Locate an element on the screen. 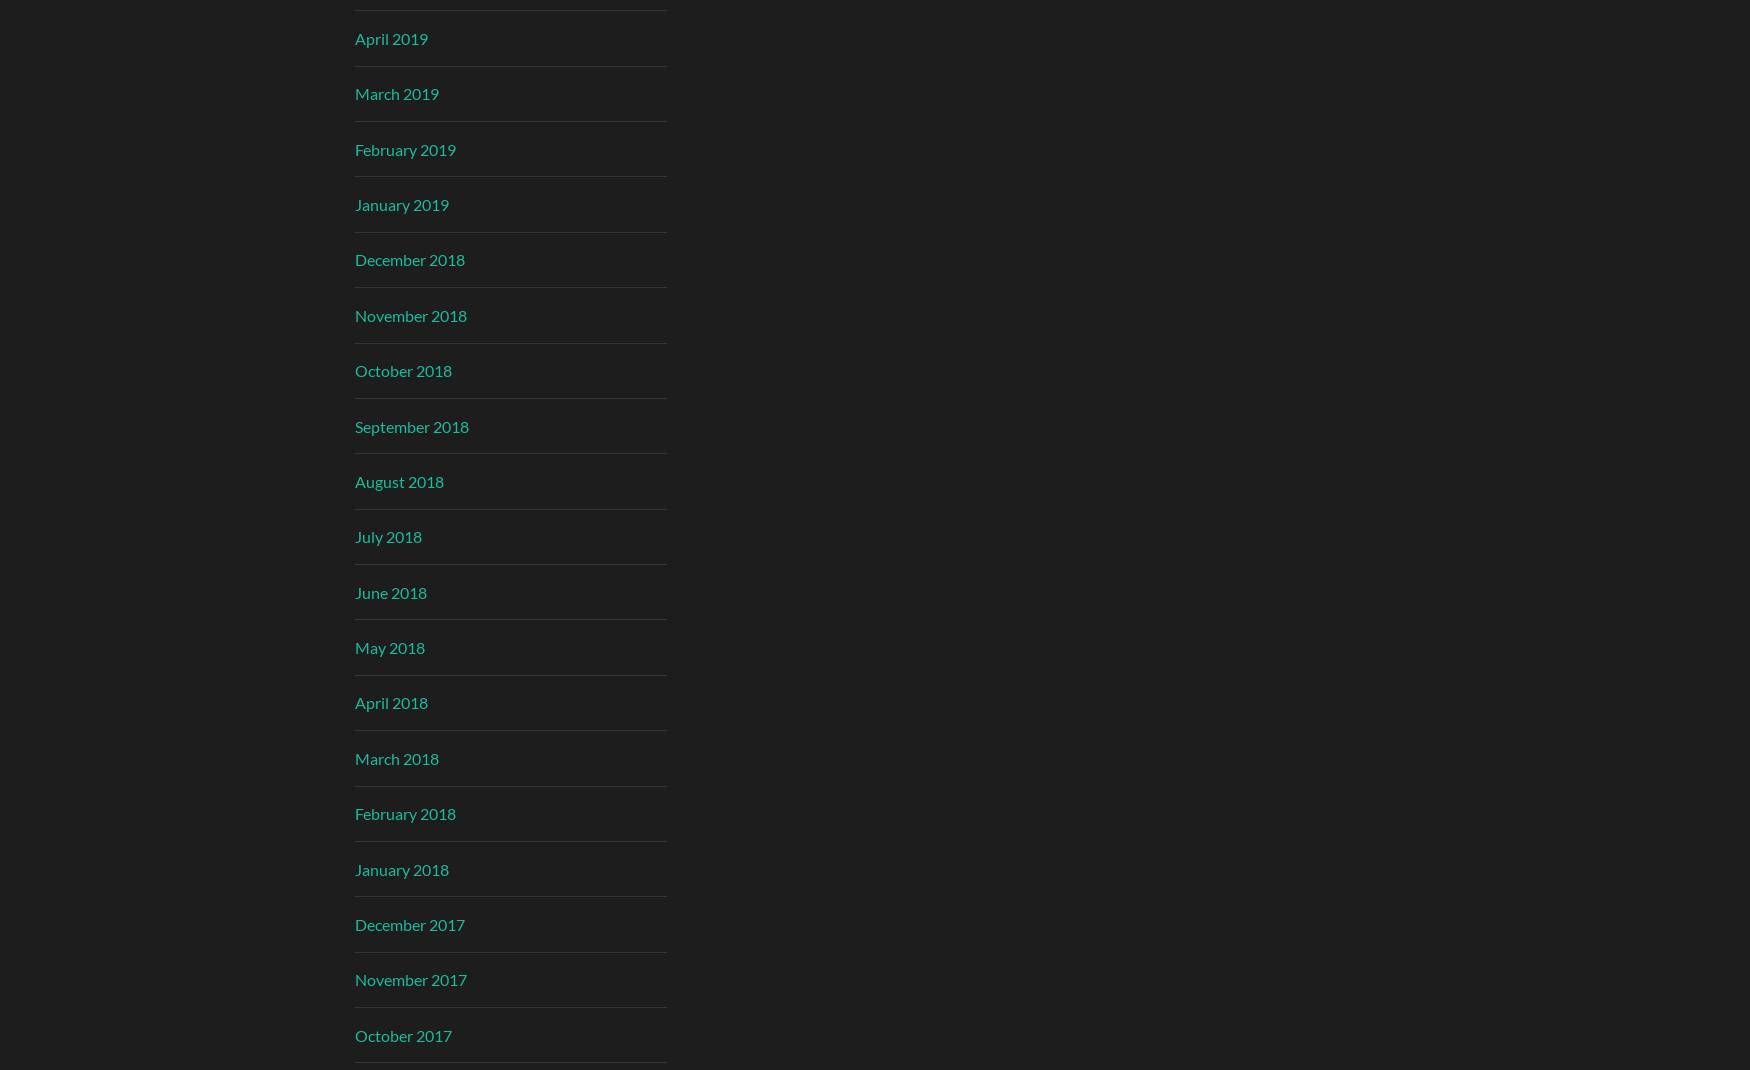 Image resolution: width=1750 pixels, height=1070 pixels. 'July 2018' is located at coordinates (355, 535).